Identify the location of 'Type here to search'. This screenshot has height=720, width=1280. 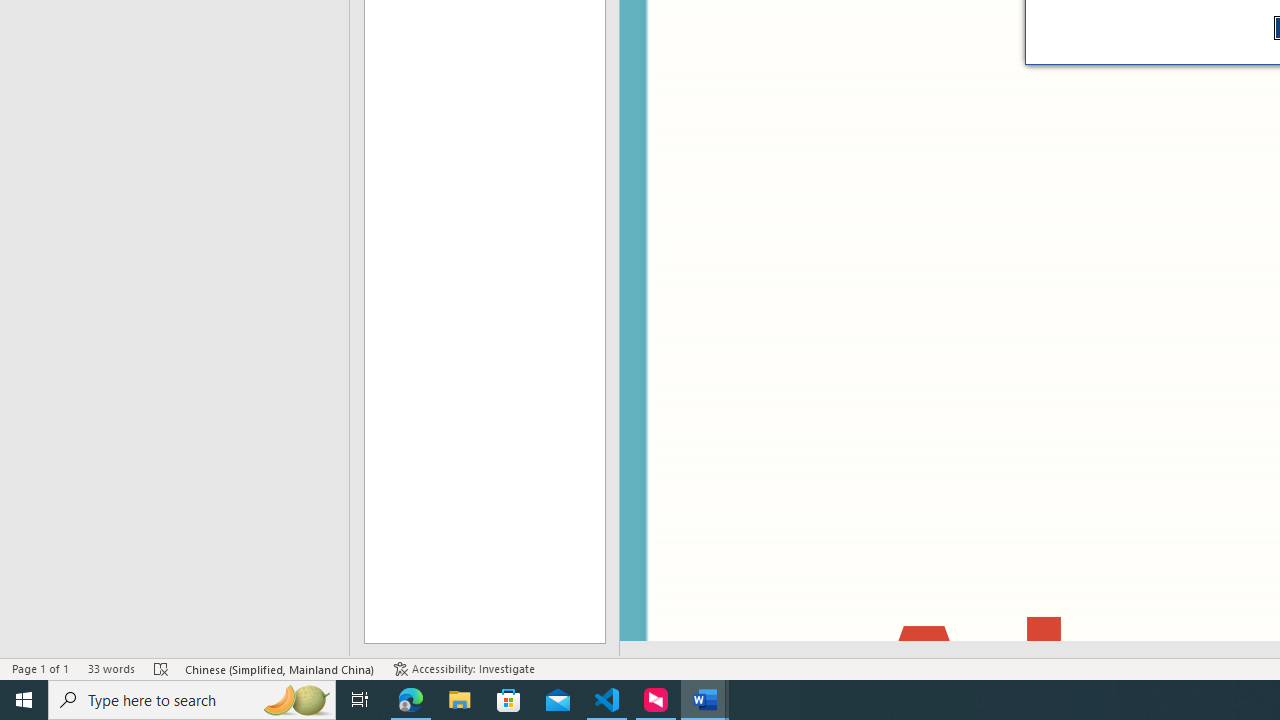
(192, 698).